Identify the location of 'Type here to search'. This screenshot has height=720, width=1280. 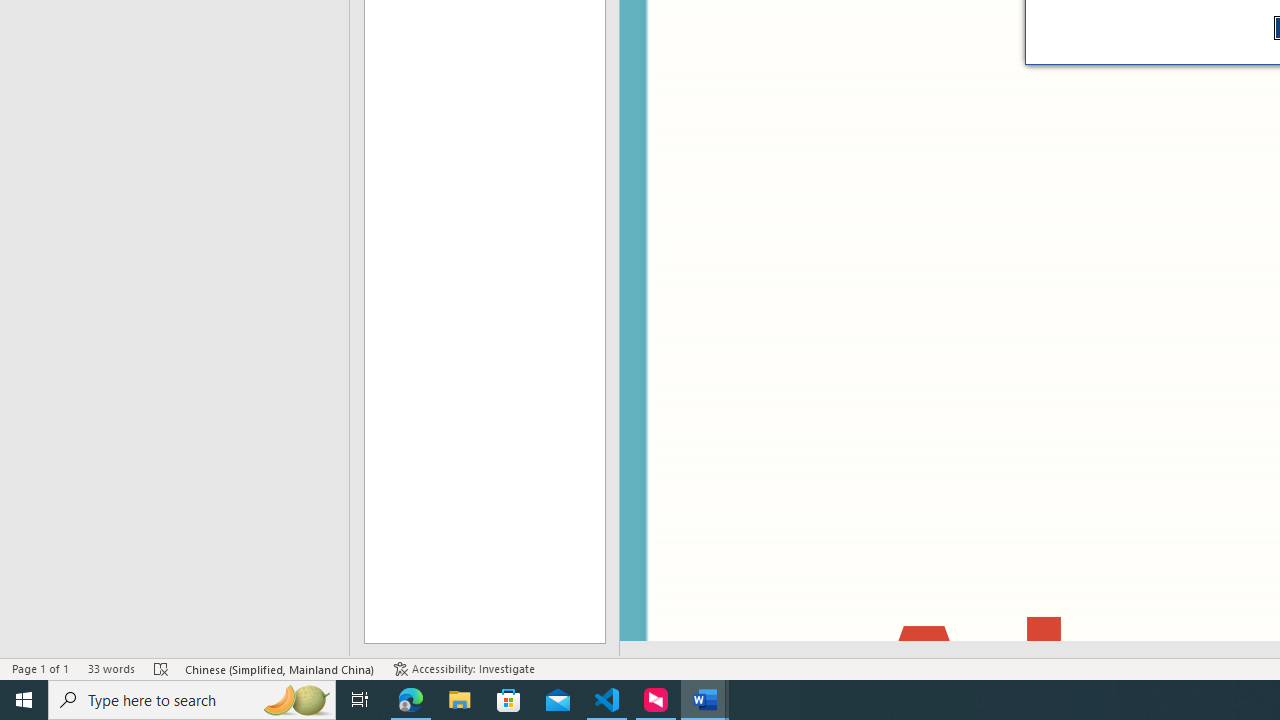
(192, 698).